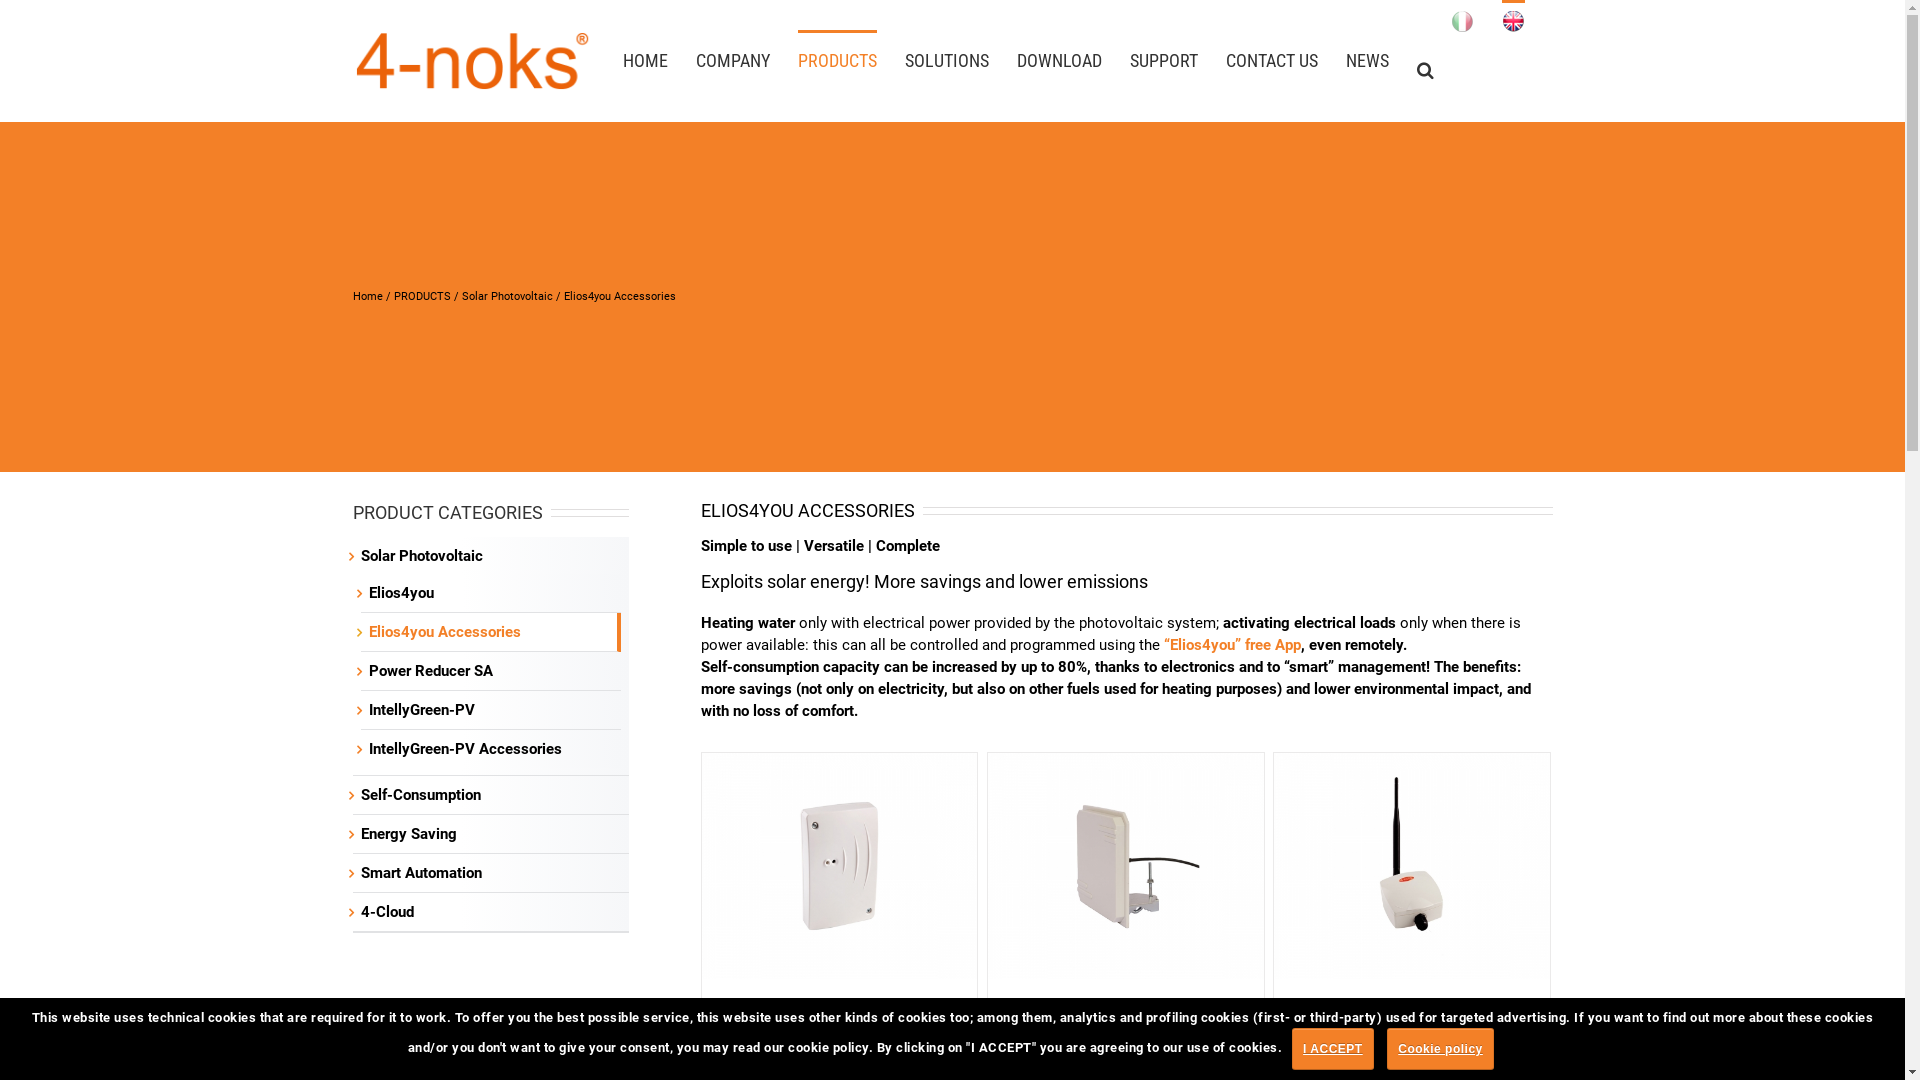 The image size is (1920, 1080). I want to click on 'DOWNLOAD', so click(1057, 57).